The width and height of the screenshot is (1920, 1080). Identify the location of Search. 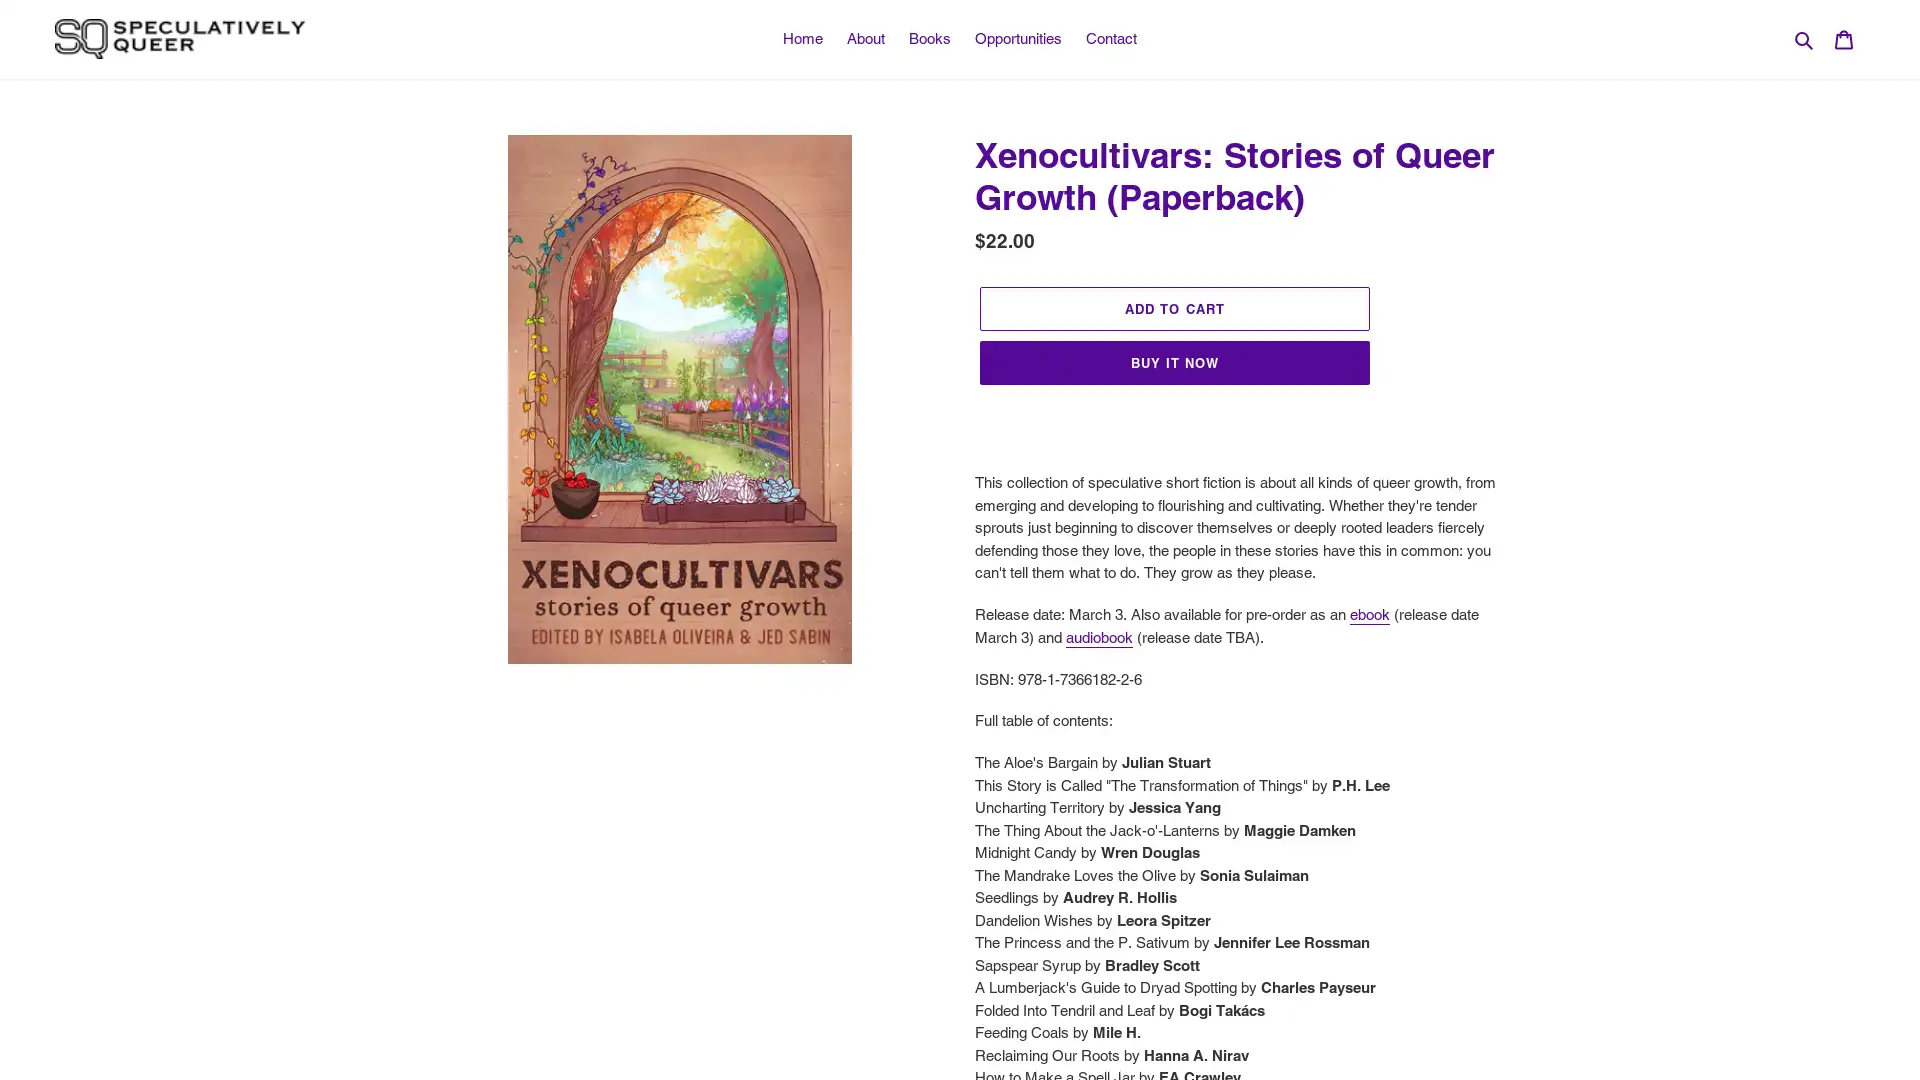
(1805, 38).